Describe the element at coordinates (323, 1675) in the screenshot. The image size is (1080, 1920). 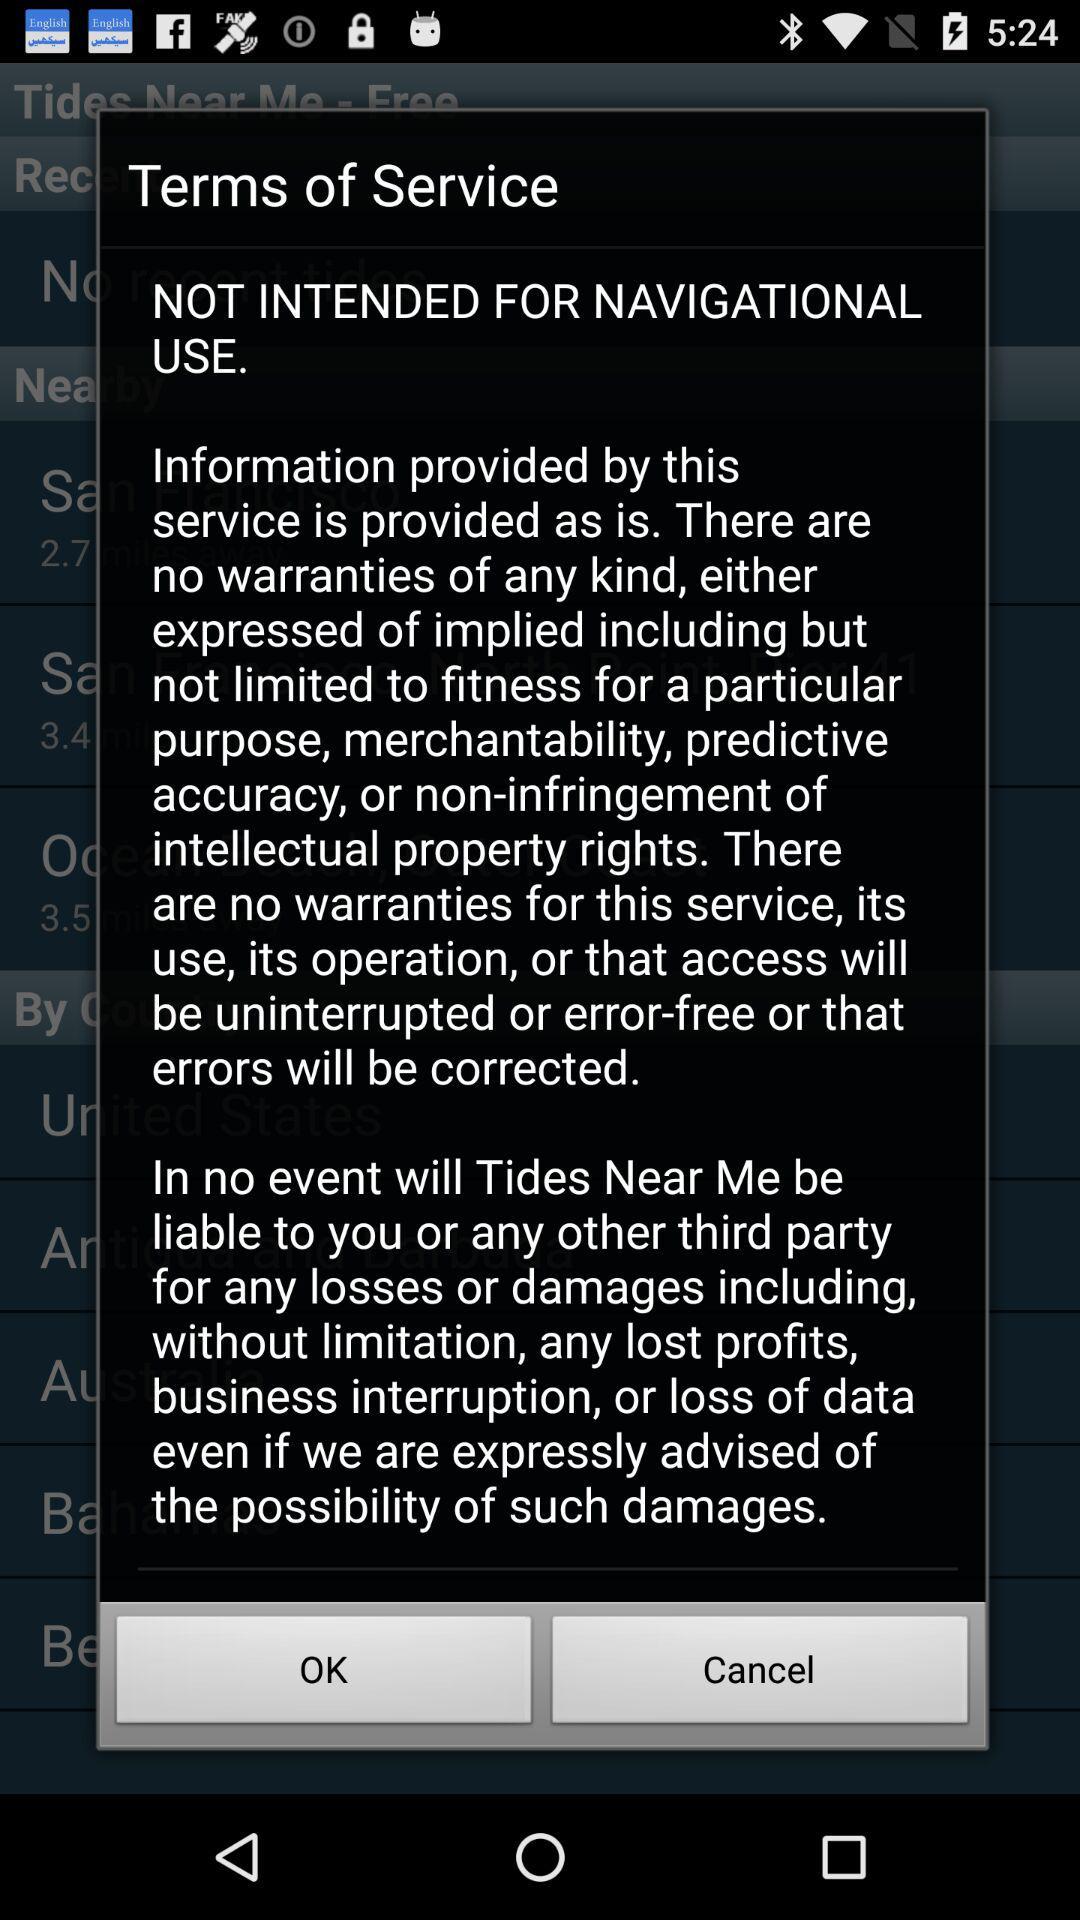
I see `the button next to cancel button` at that location.